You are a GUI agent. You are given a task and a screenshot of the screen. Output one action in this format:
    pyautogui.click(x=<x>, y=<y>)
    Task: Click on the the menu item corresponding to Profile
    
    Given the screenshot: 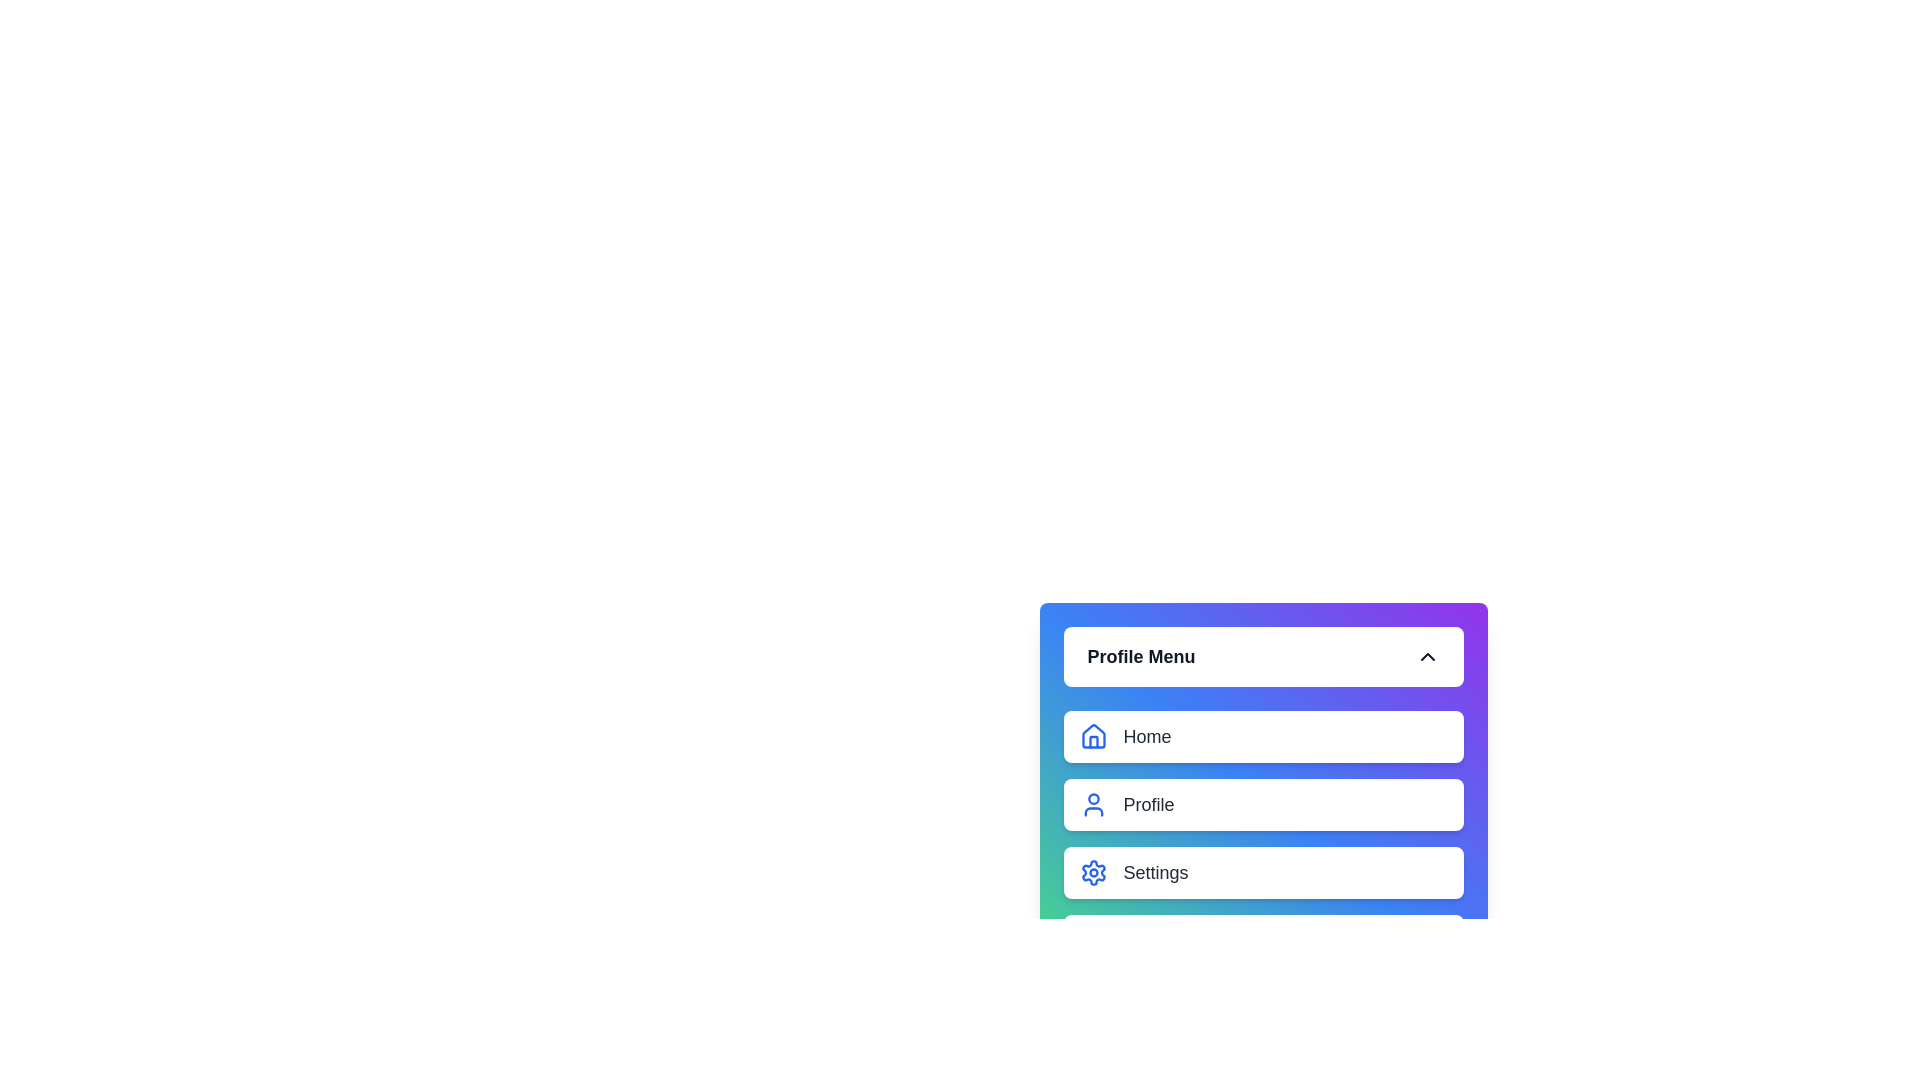 What is the action you would take?
    pyautogui.click(x=1092, y=804)
    